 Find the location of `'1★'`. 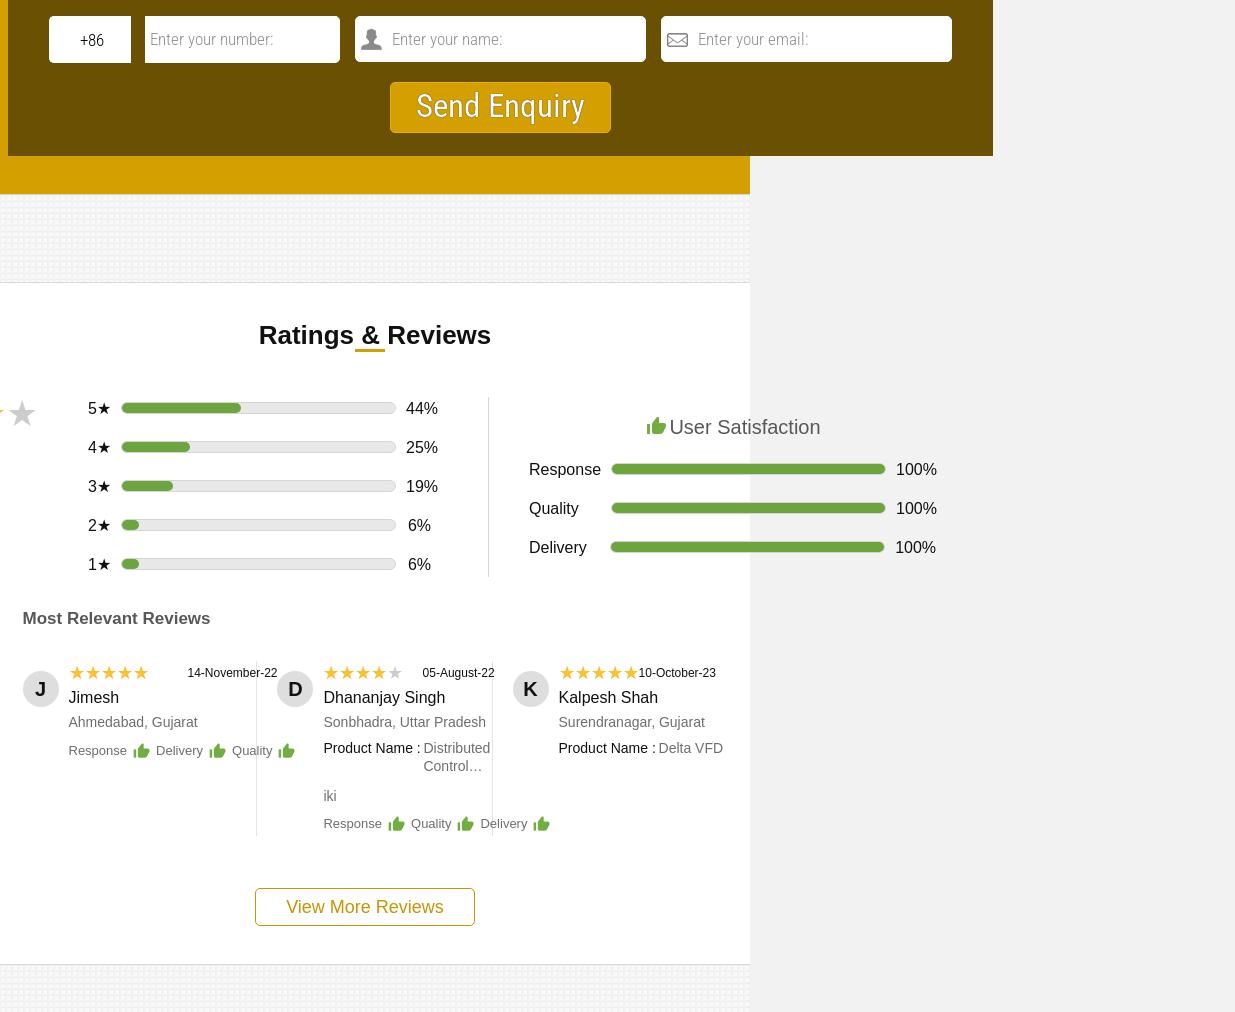

'1★' is located at coordinates (98, 563).